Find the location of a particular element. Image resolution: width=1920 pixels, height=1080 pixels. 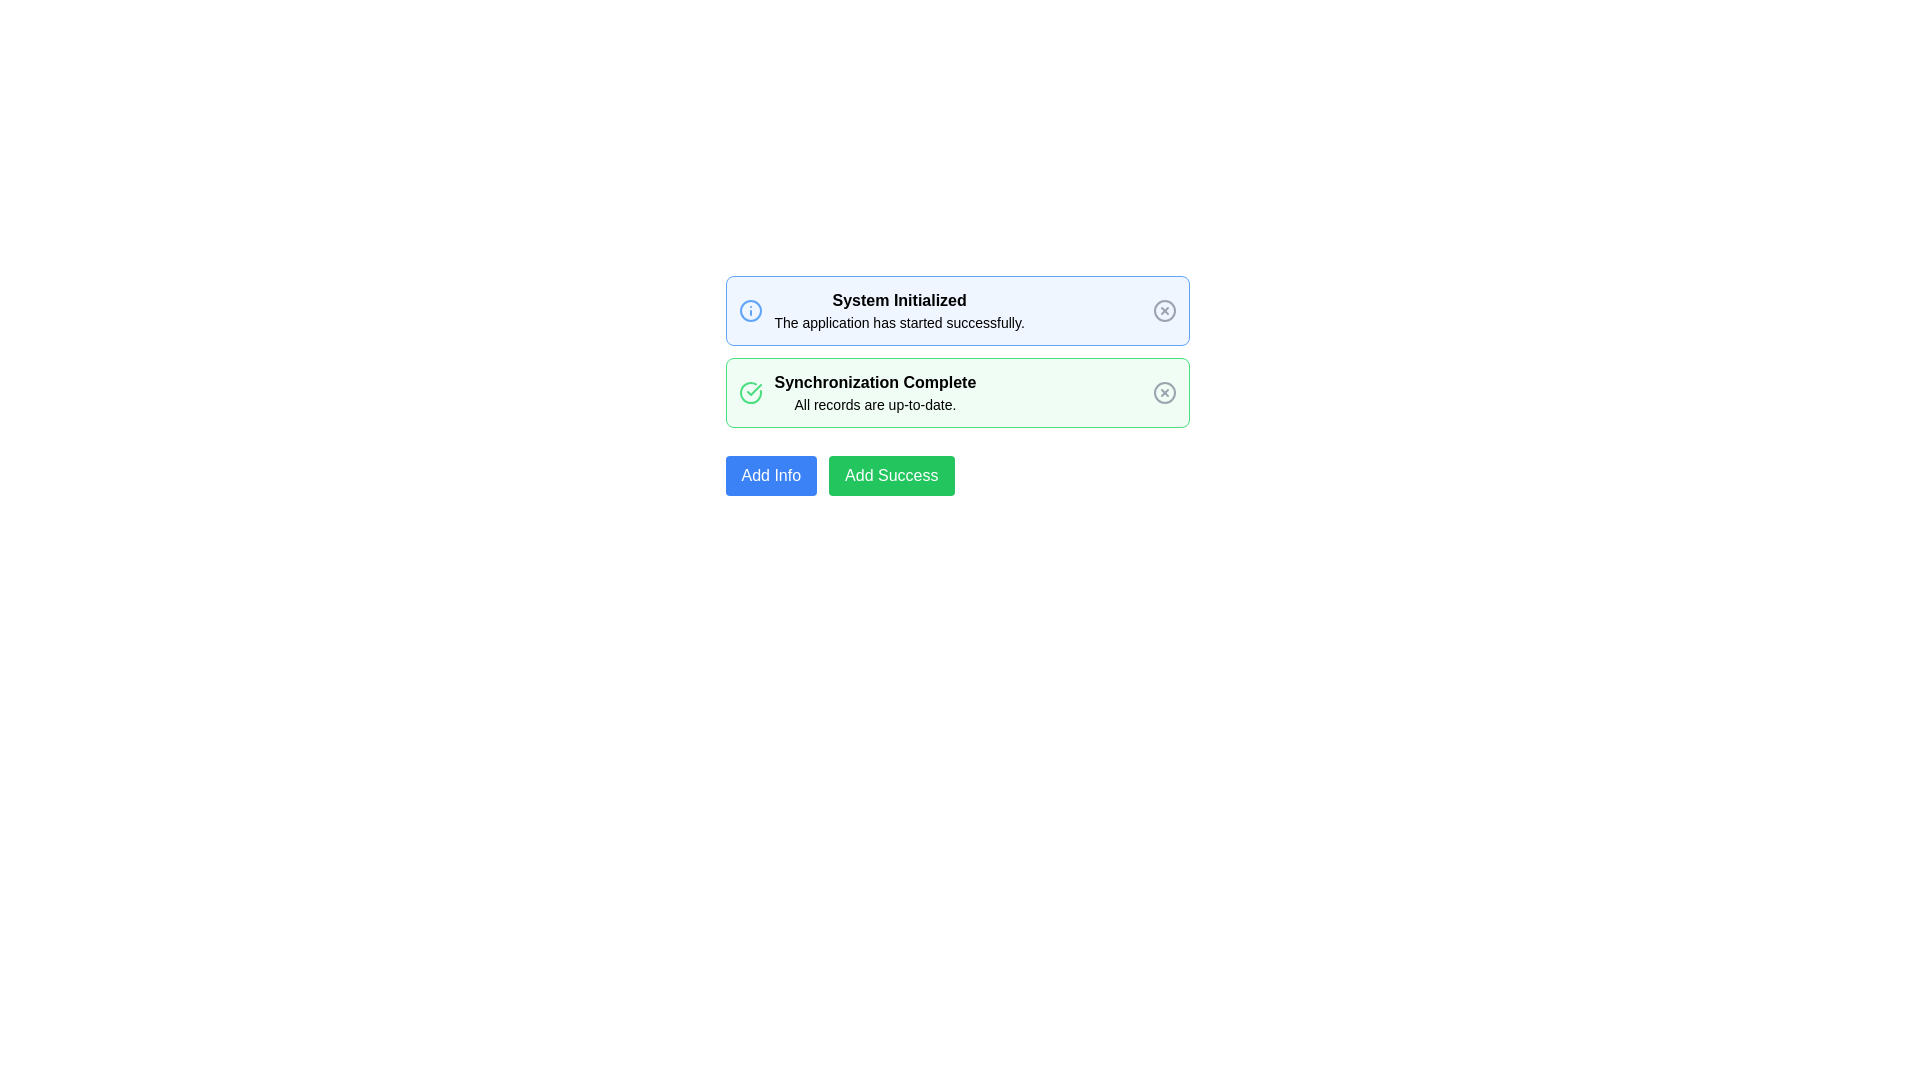

the informational message component indicating successful synchronization, which is located in a green-bordered box in the middle of the interface, below 'System Initialized' and above 'Add Info' and 'Add Success' buttons is located at coordinates (857, 393).